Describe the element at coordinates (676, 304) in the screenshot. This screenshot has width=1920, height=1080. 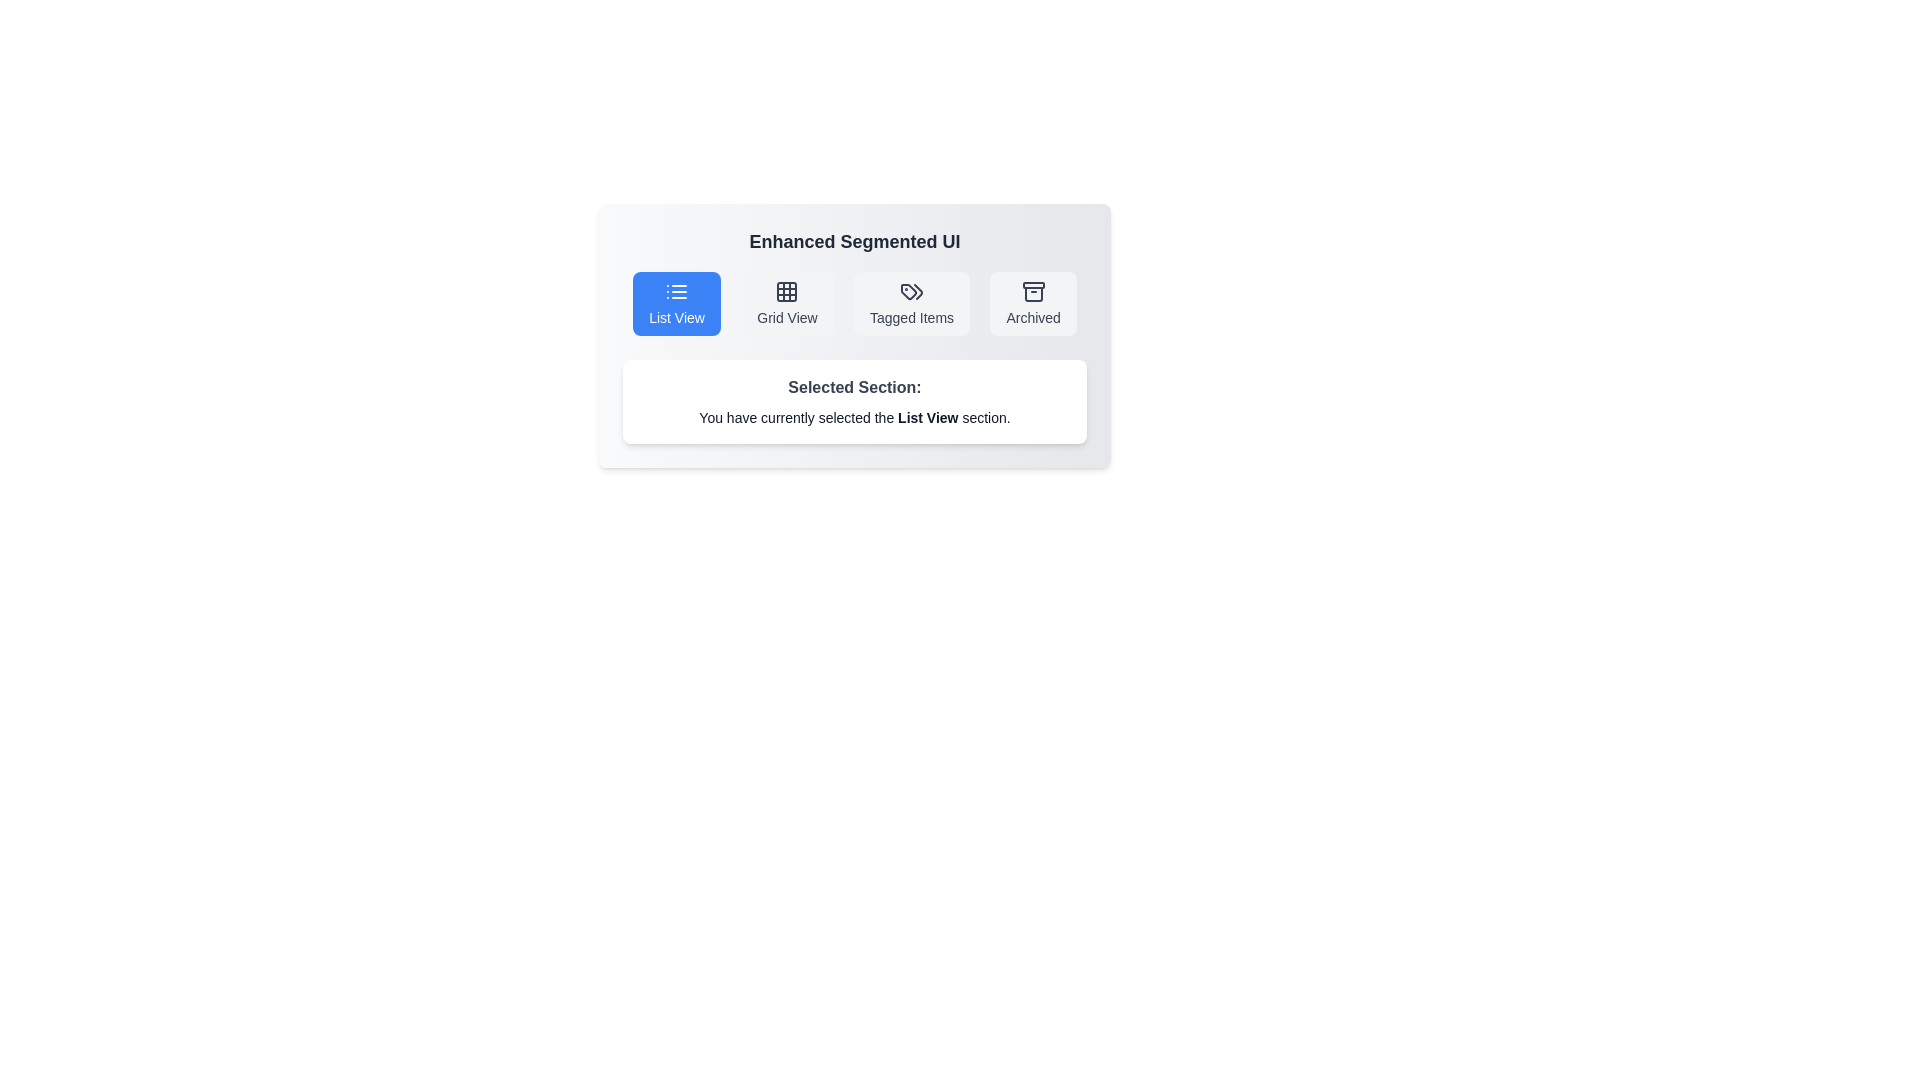
I see `the 'List View' button located under the 'Enhanced Segmented UI' title` at that location.